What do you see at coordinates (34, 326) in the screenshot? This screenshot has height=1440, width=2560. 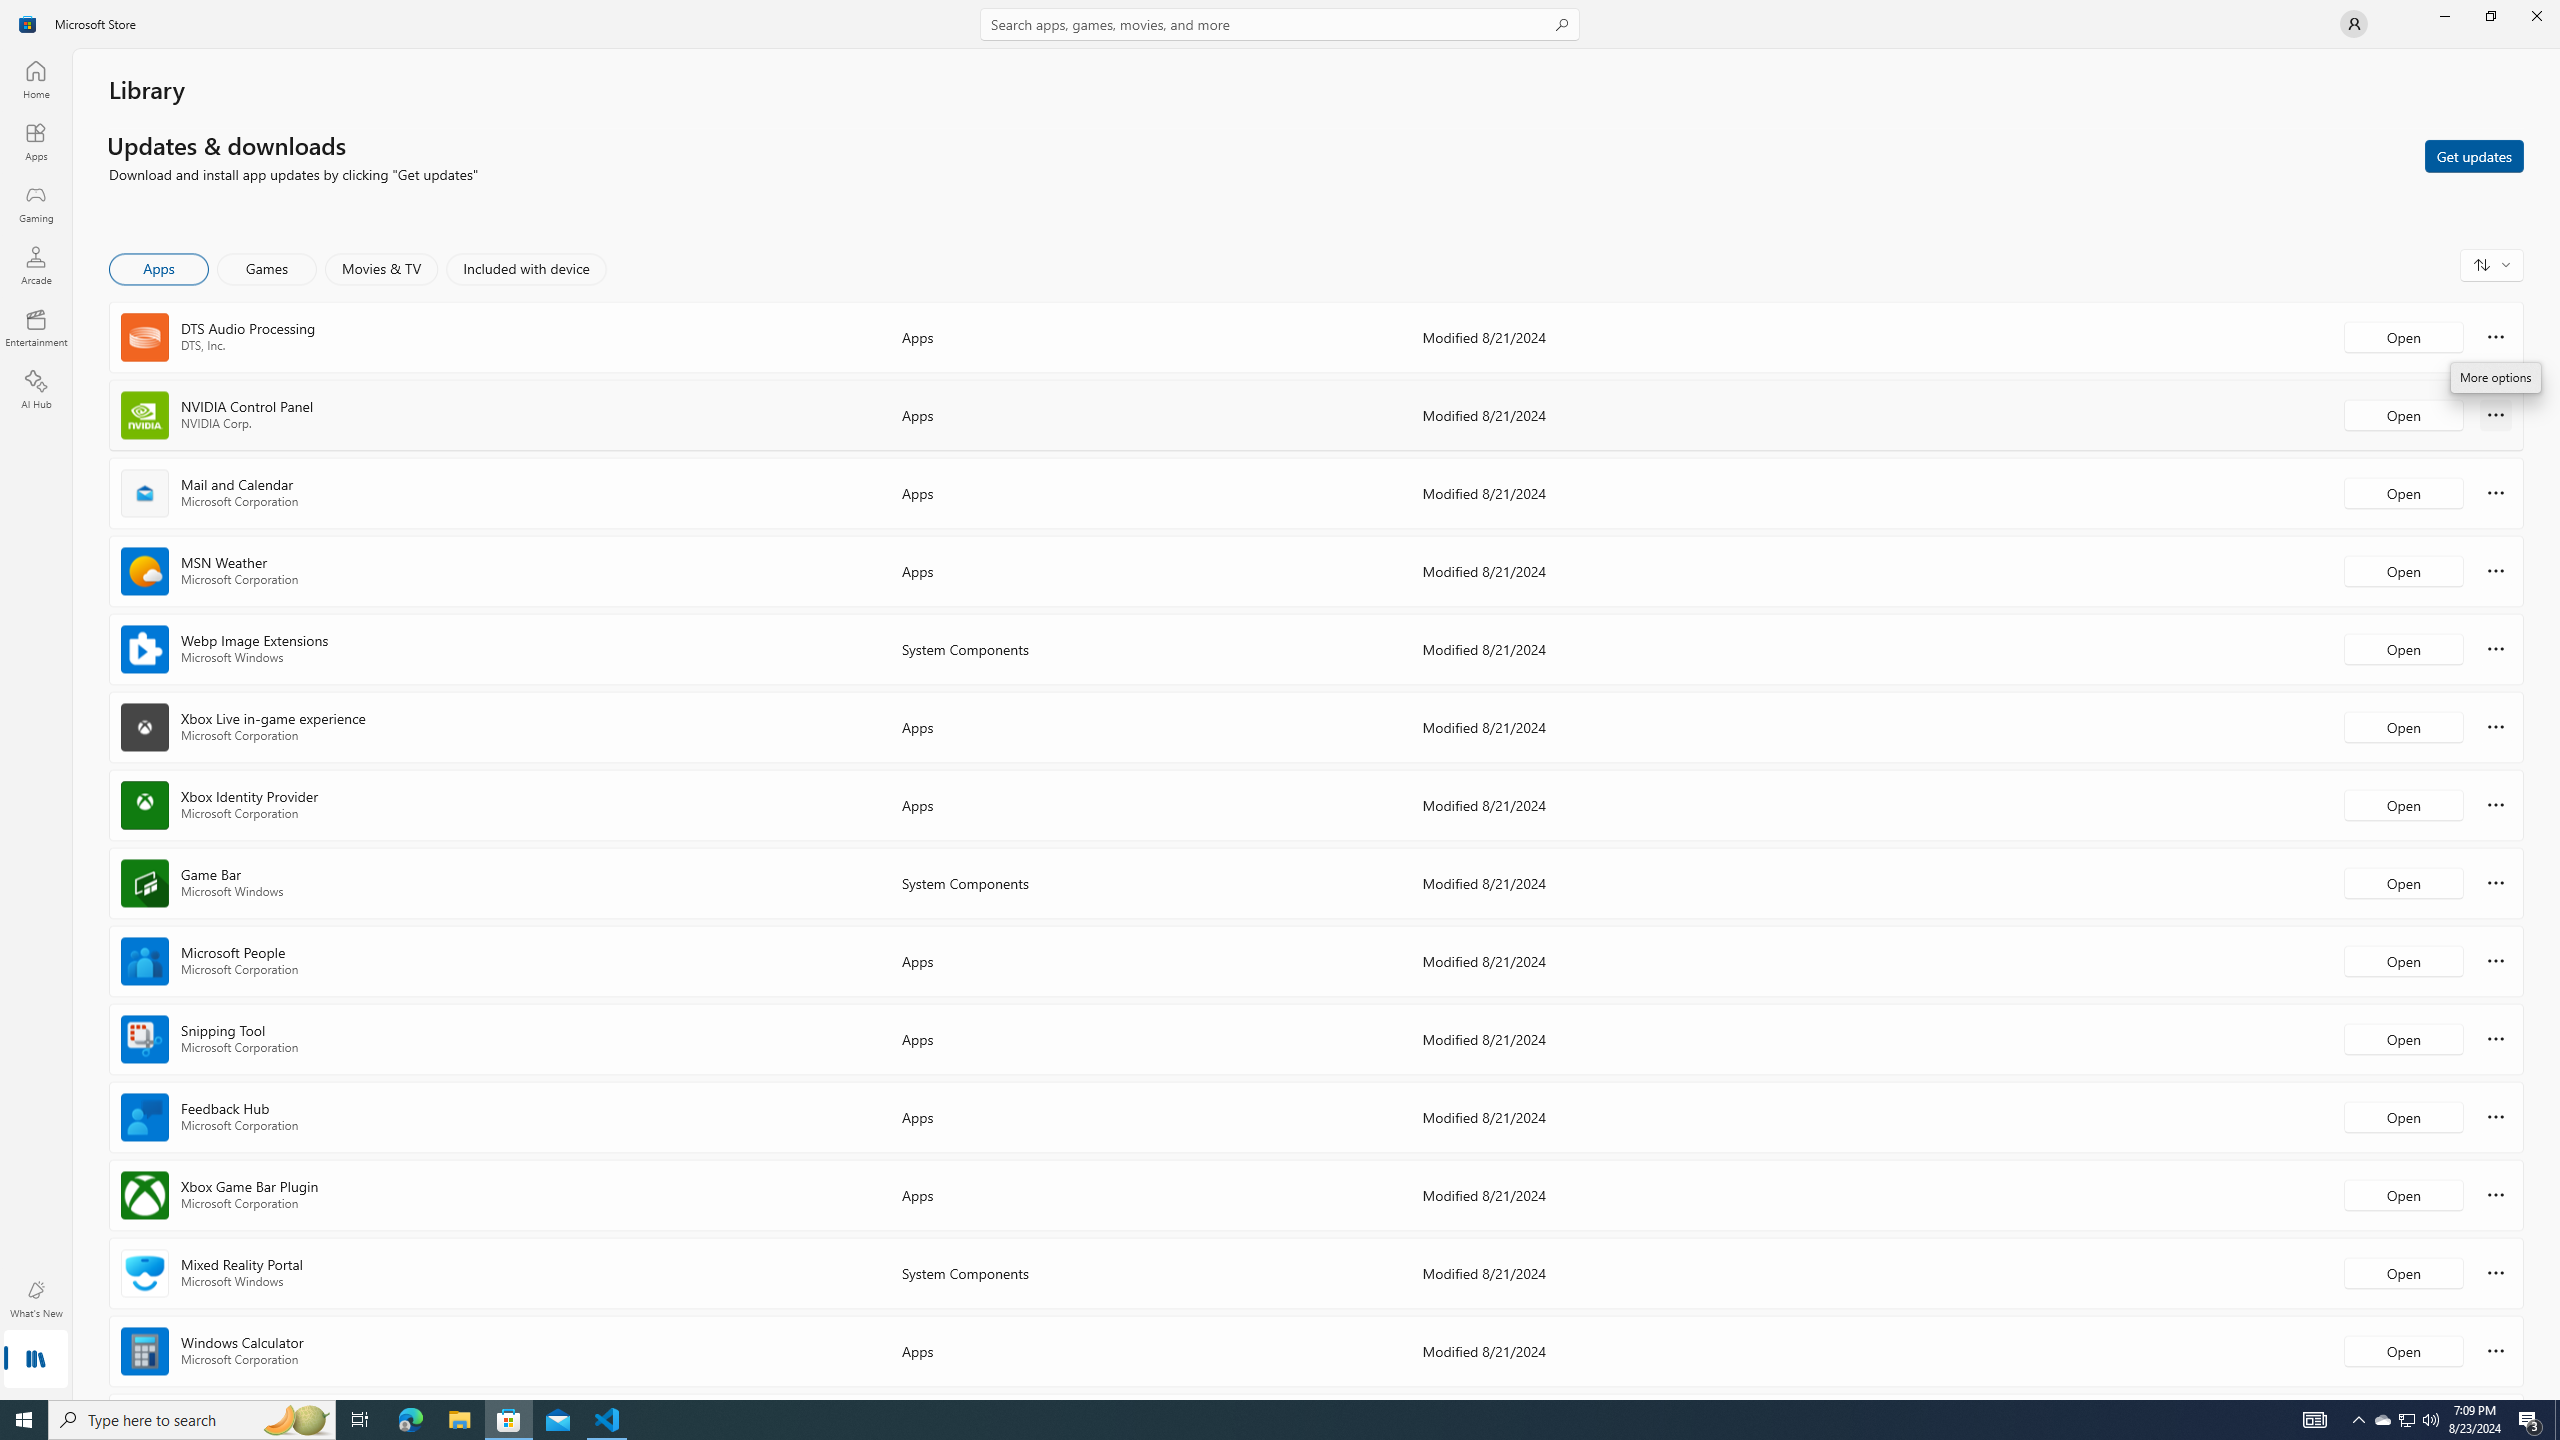 I see `'Entertainment'` at bounding box center [34, 326].